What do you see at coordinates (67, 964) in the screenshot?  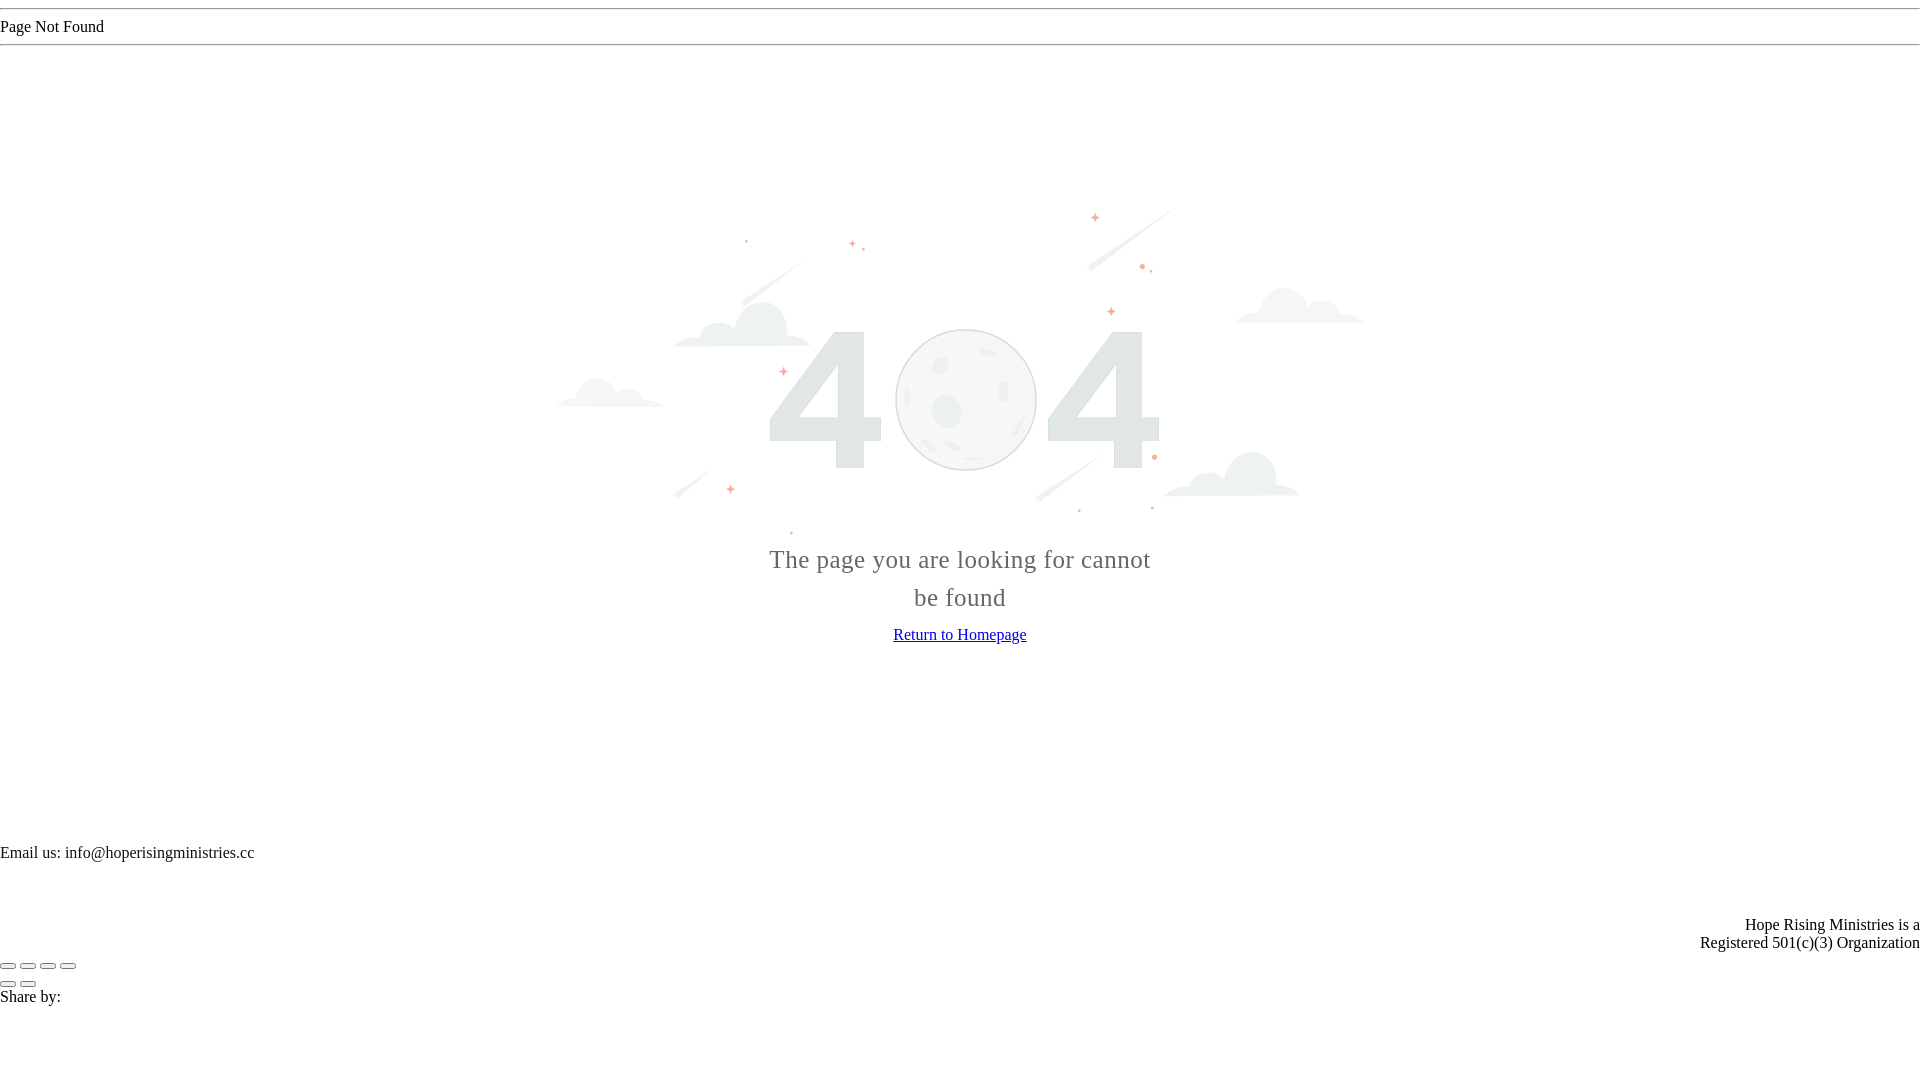 I see `'Zoom in/out'` at bounding box center [67, 964].